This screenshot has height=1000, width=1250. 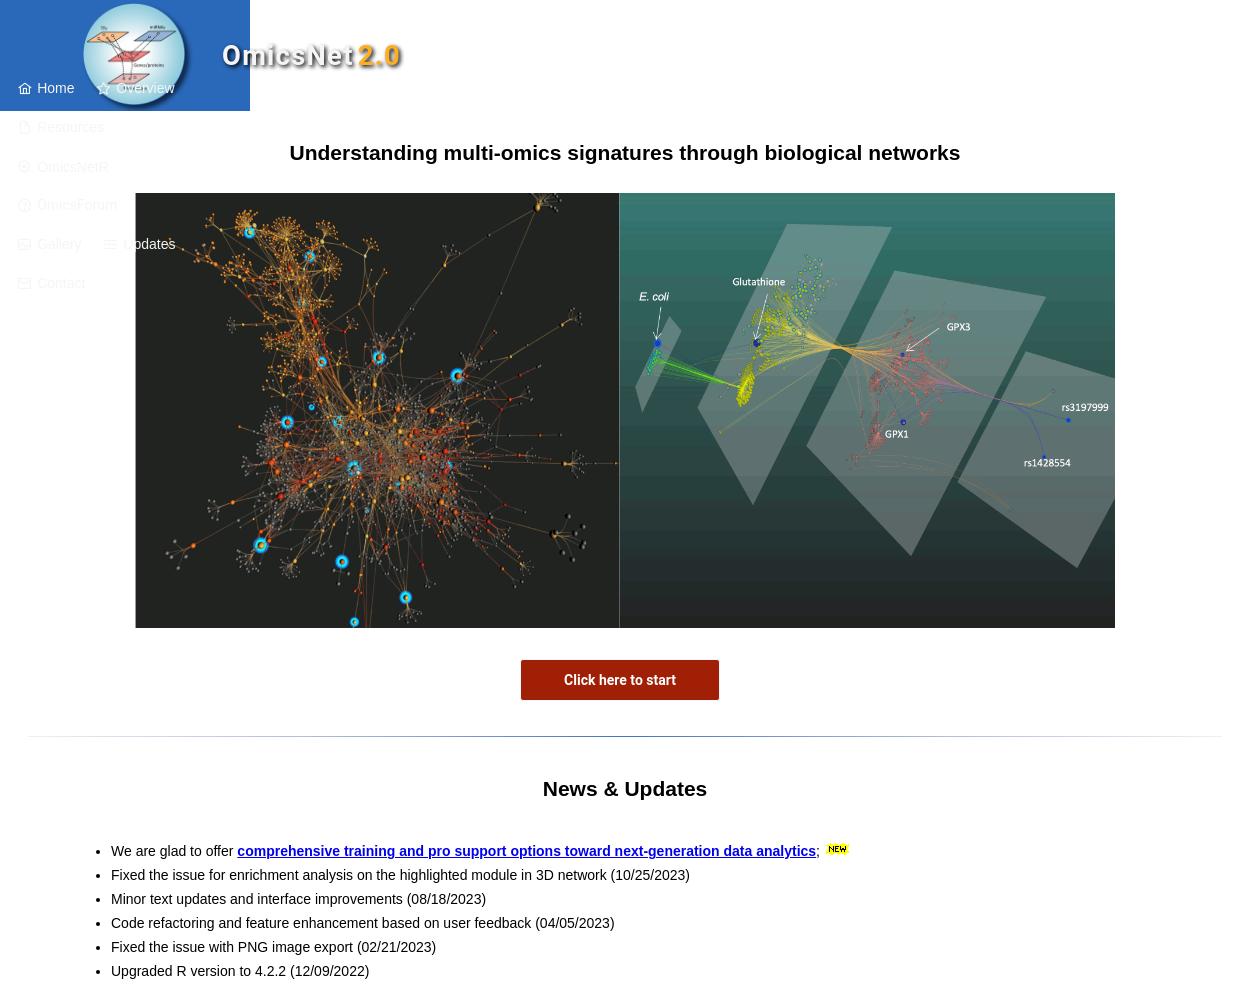 I want to click on 'Click here to start', so click(x=618, y=679).